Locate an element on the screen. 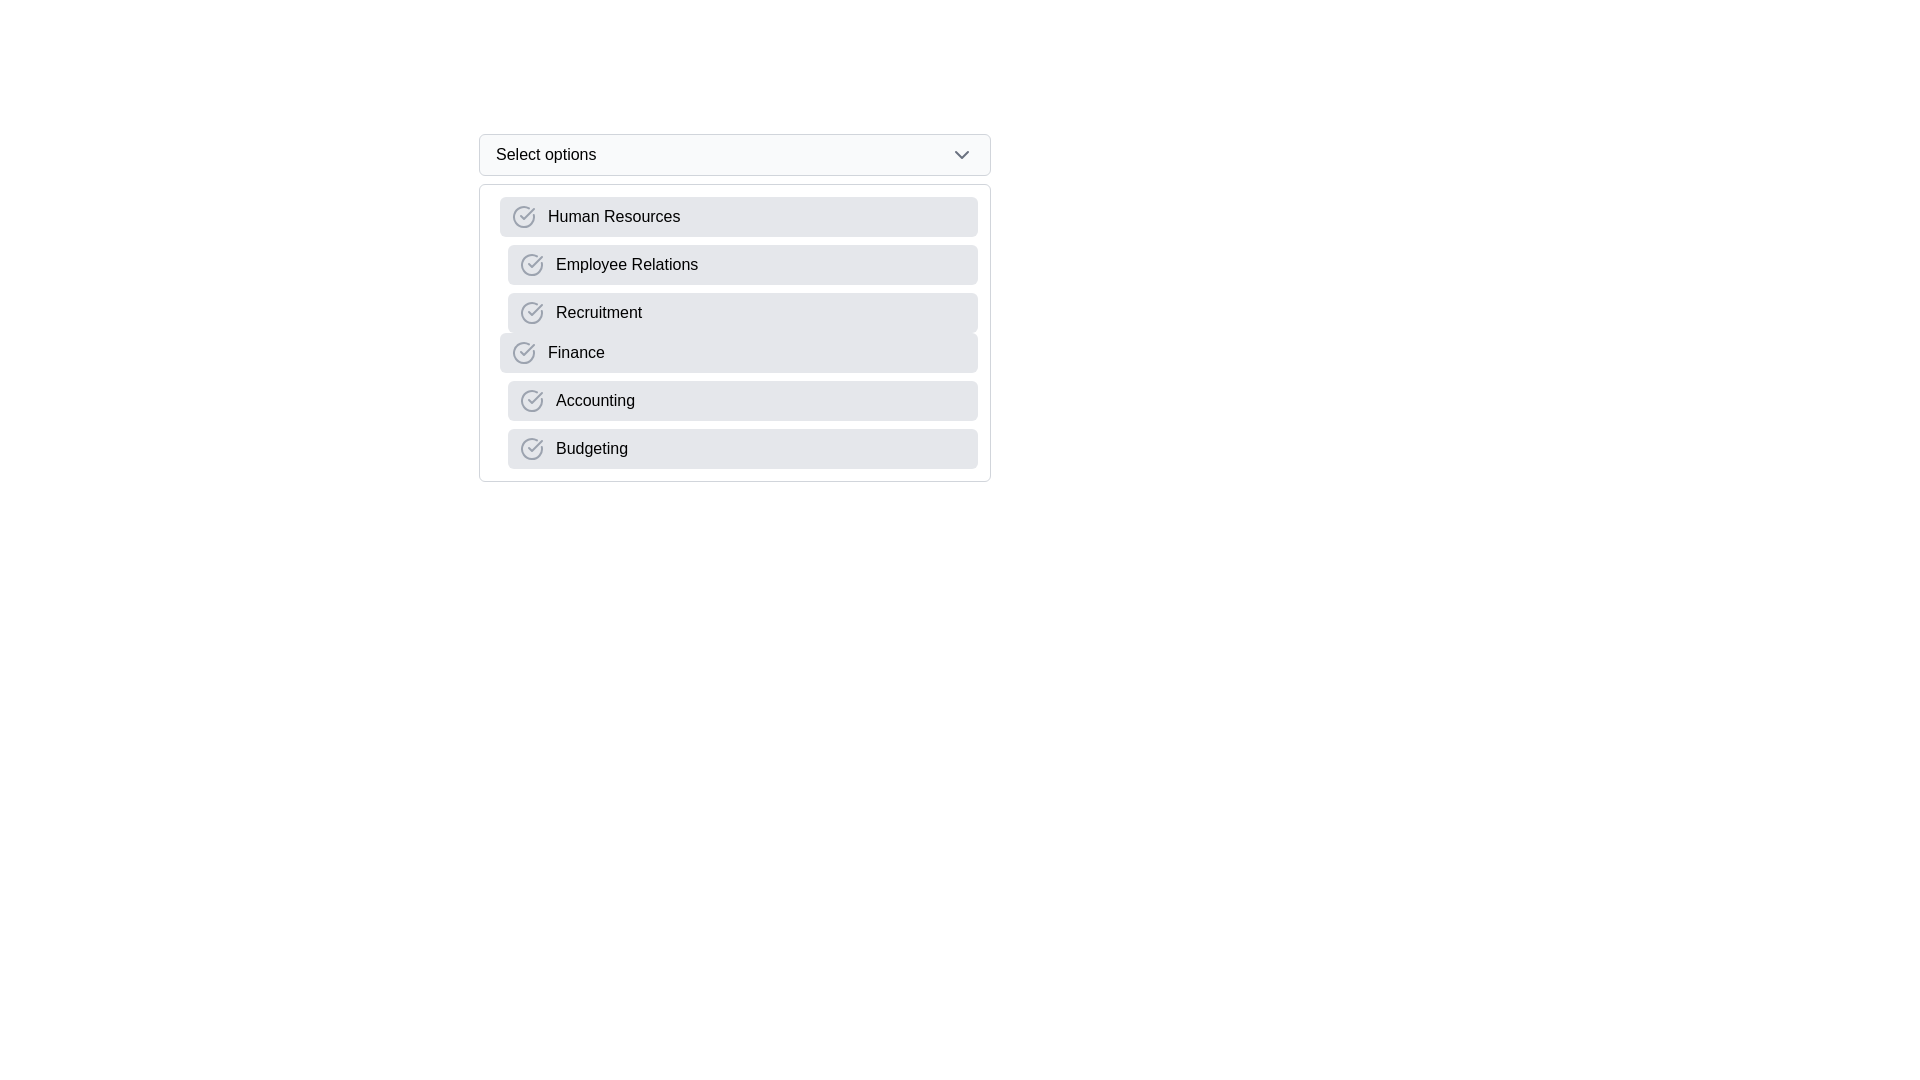 The width and height of the screenshot is (1920, 1080). the downward-pointing chevron icon button, which is styled with a gray color and is part of a select dropdown header, located at the far-right end of the 'Select options' label is located at coordinates (961, 153).